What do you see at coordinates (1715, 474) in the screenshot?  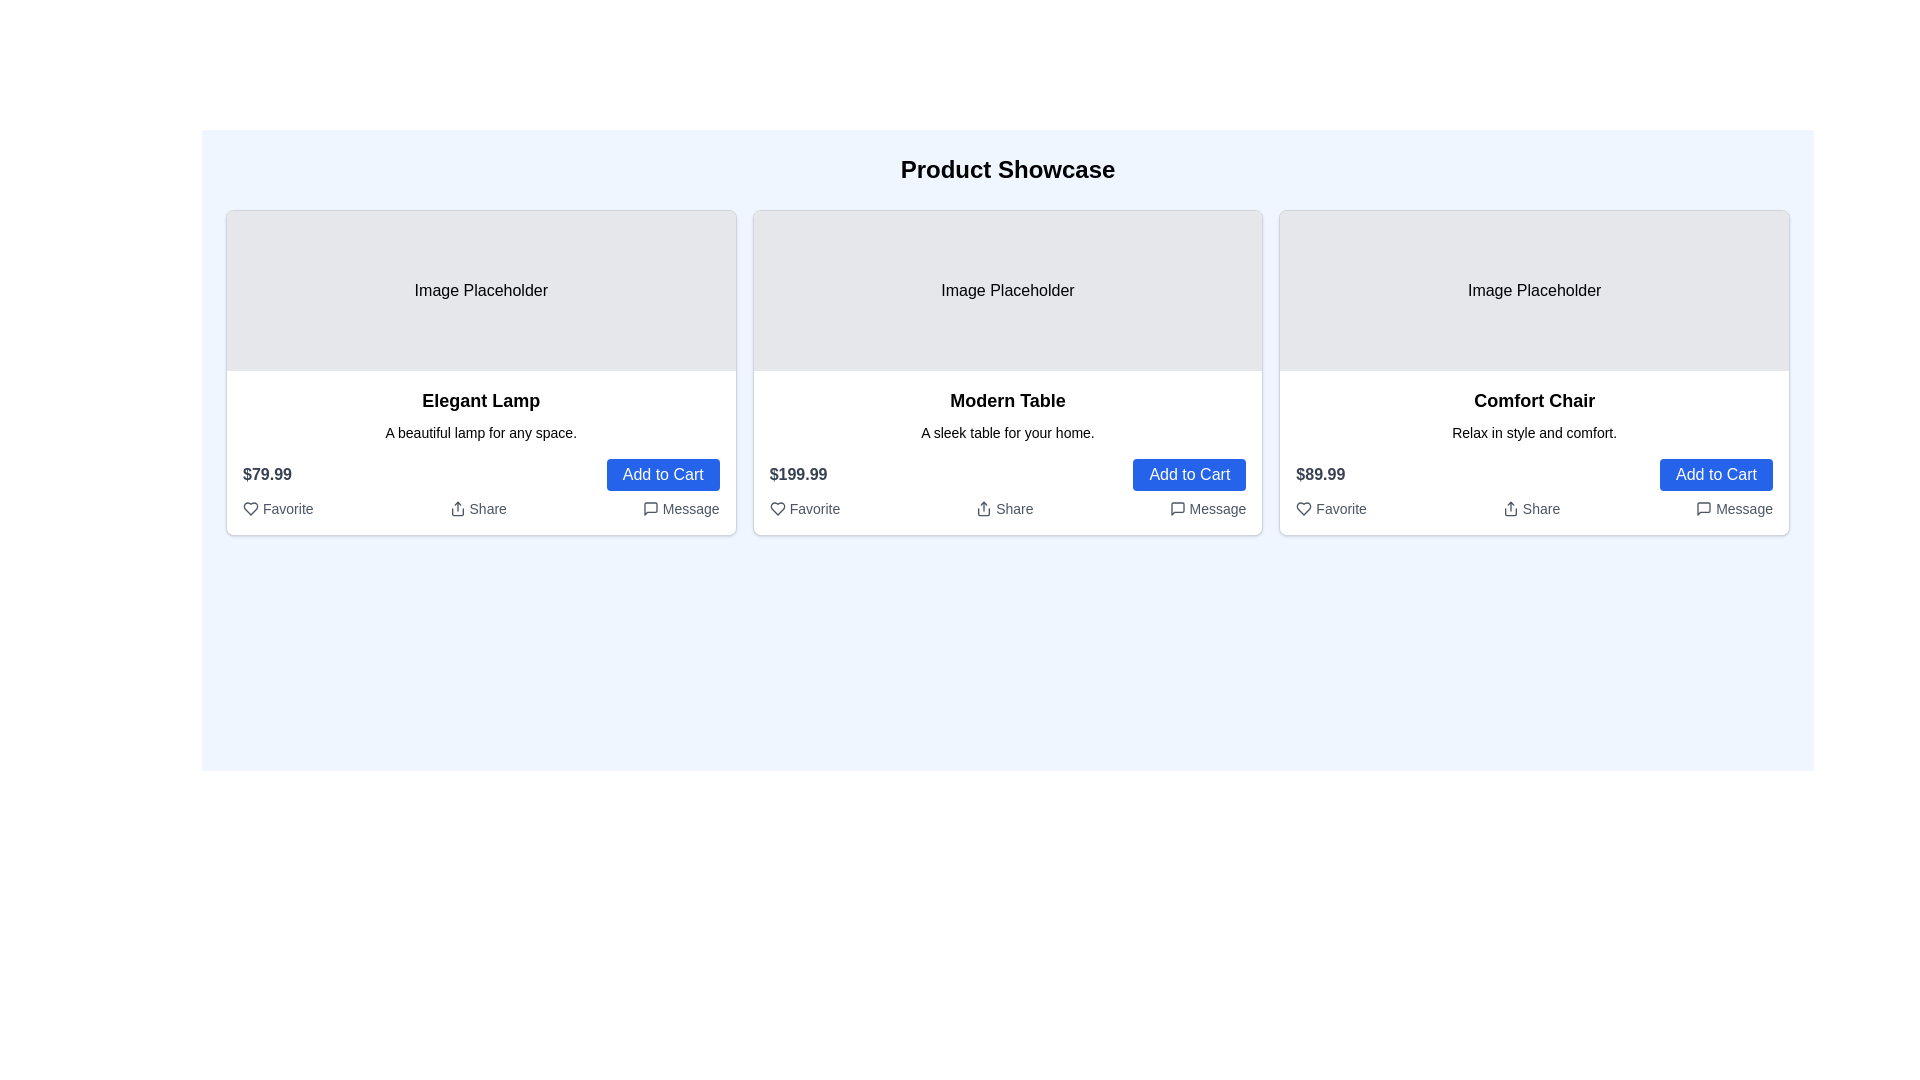 I see `the 'Add to Cart' button for the 'Comfort Chair' product located in the bottom-right section of the product card to trigger visual feedback` at bounding box center [1715, 474].